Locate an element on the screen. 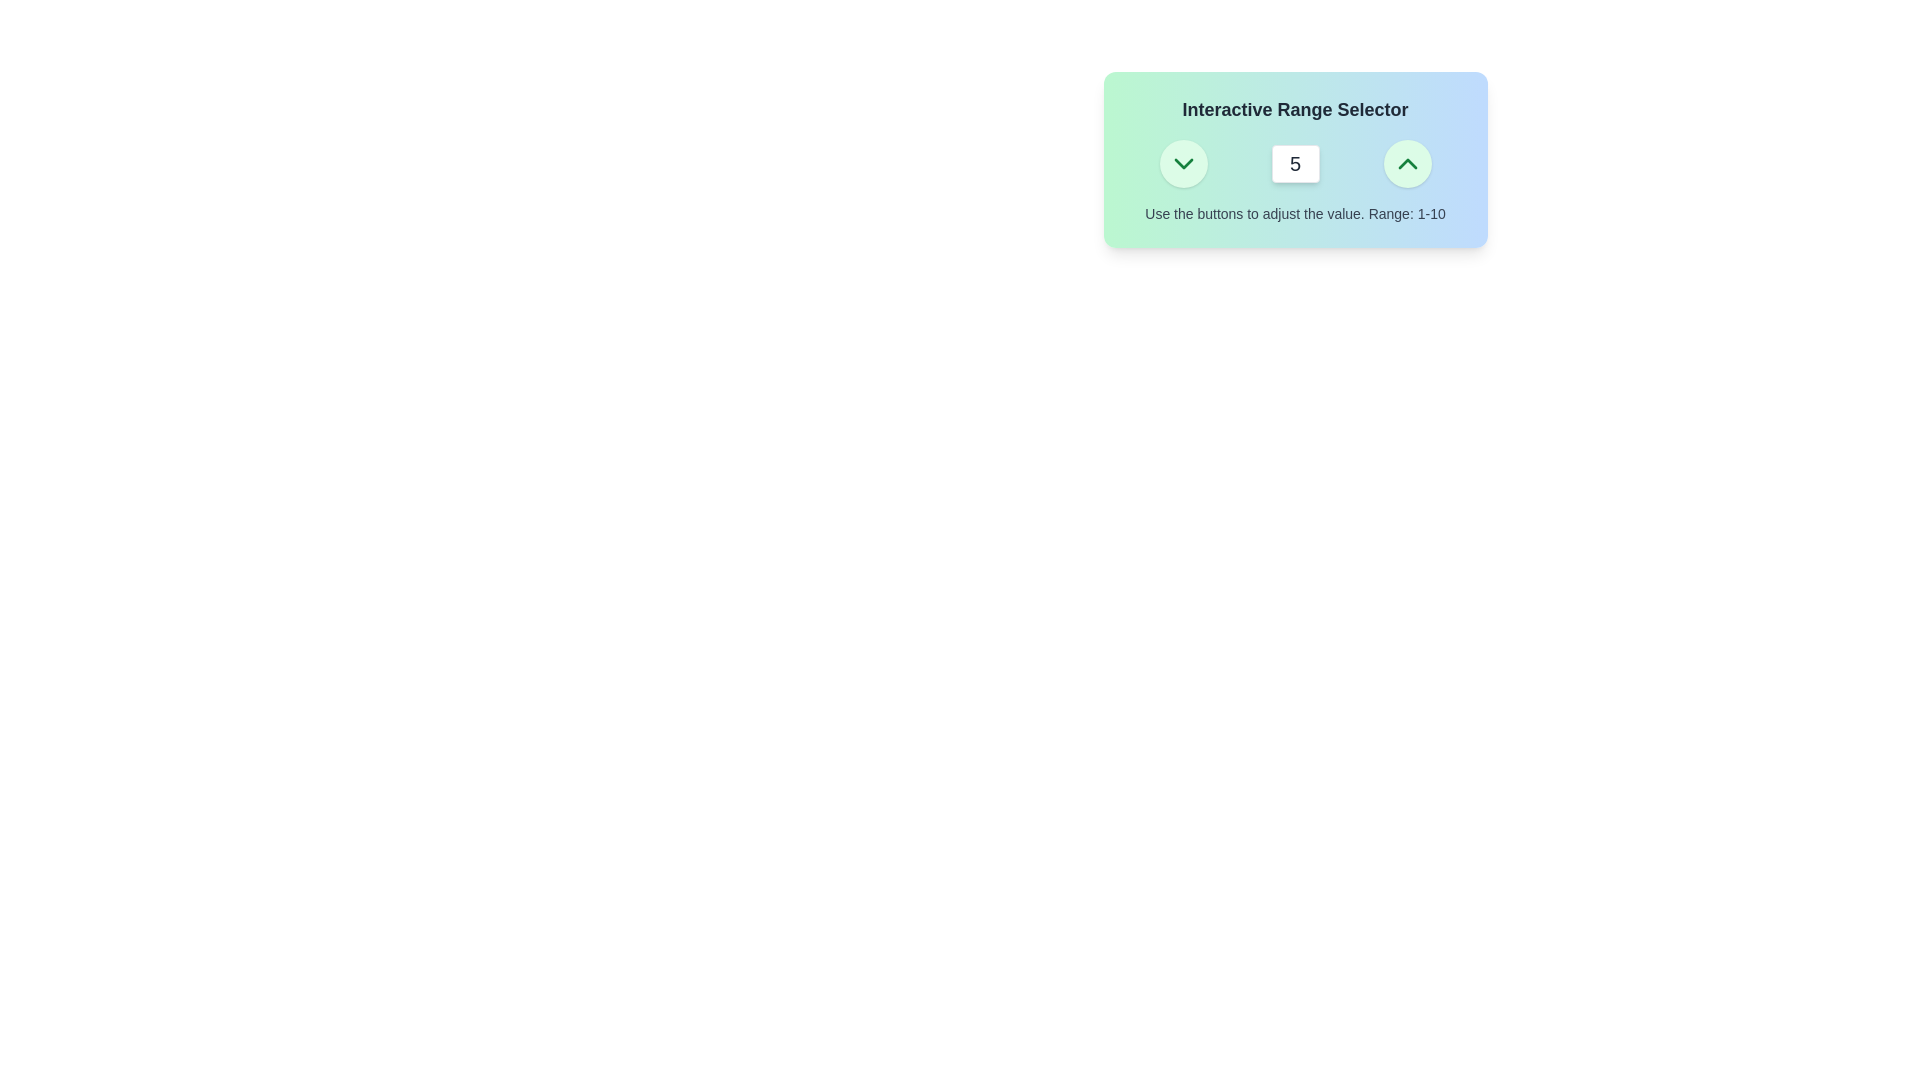 This screenshot has height=1080, width=1920. the numeric input field displaying the value '5' is located at coordinates (1295, 163).